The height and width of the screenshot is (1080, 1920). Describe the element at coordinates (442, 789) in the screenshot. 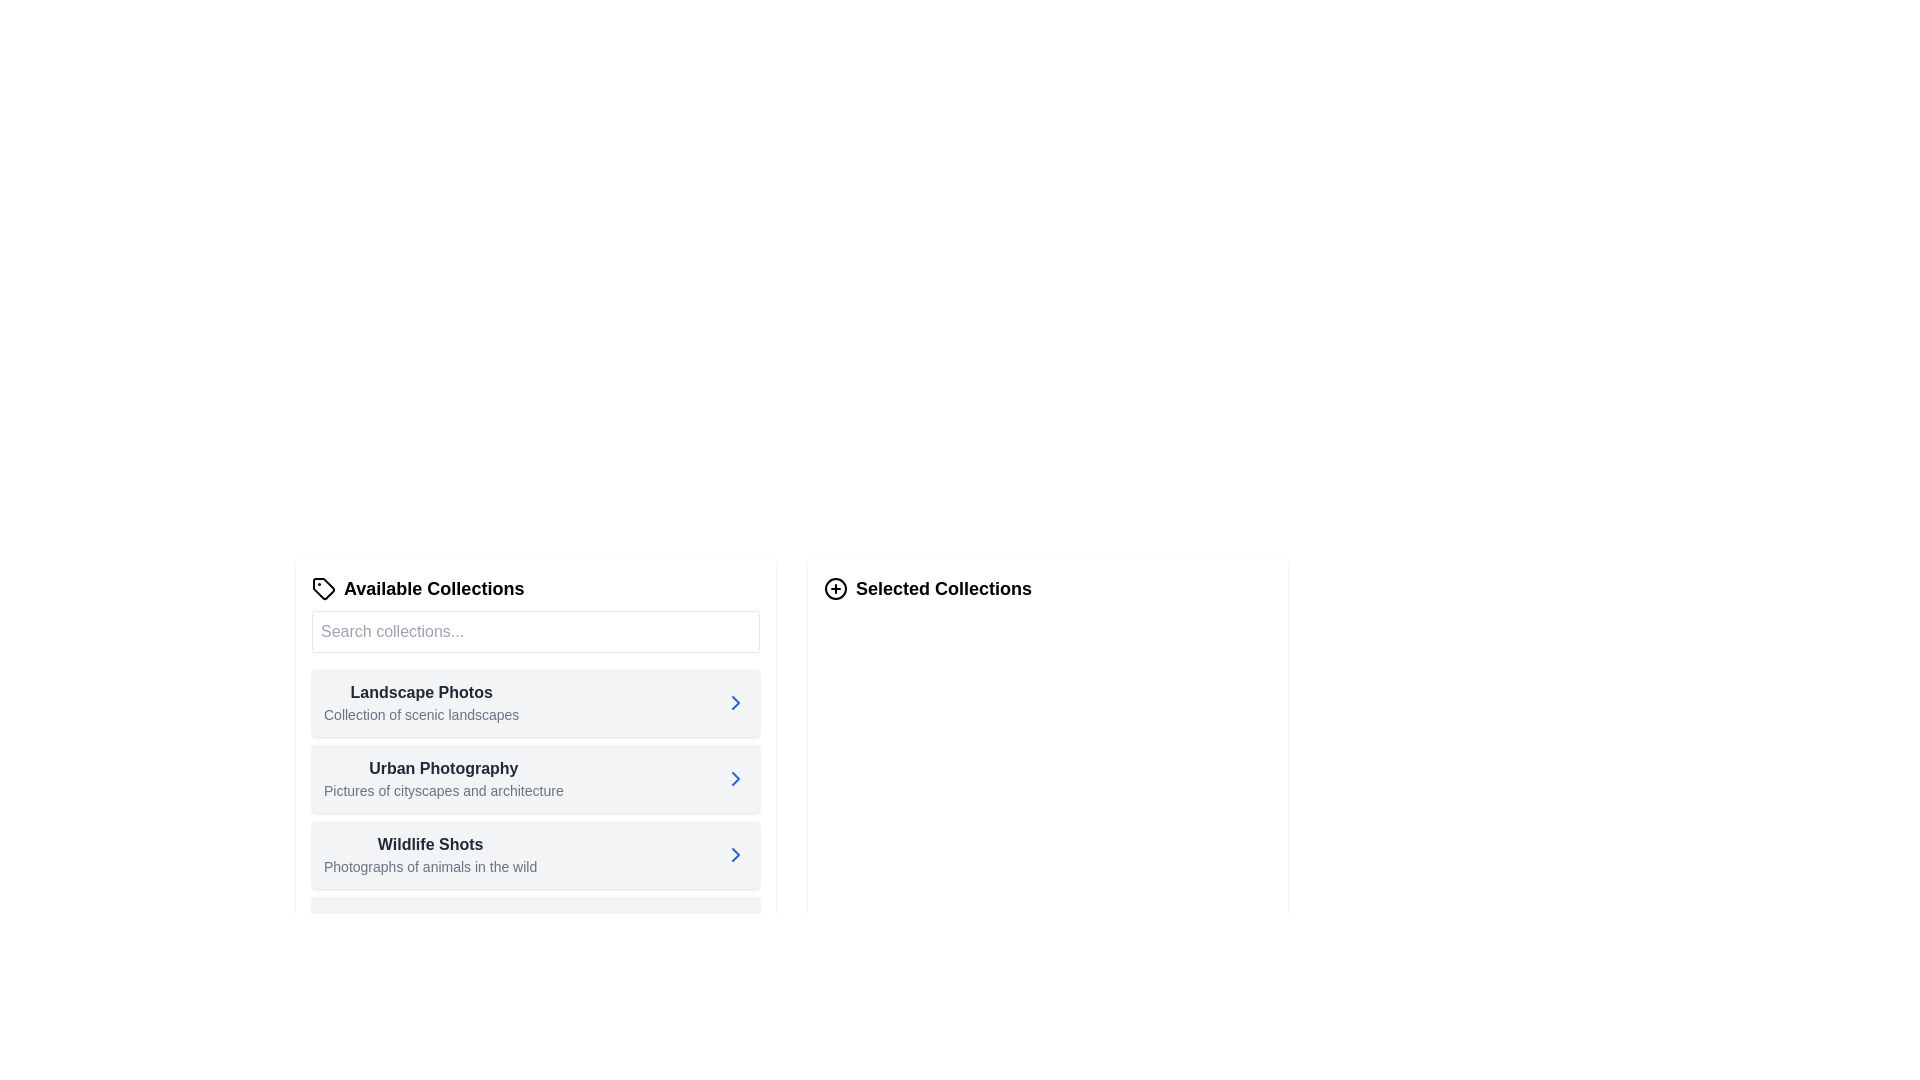

I see `text label element that contains 'Pictures of cityscapes and architecture.' located underneath the heading 'Urban Photography' in the 'Available Collections' section` at that location.